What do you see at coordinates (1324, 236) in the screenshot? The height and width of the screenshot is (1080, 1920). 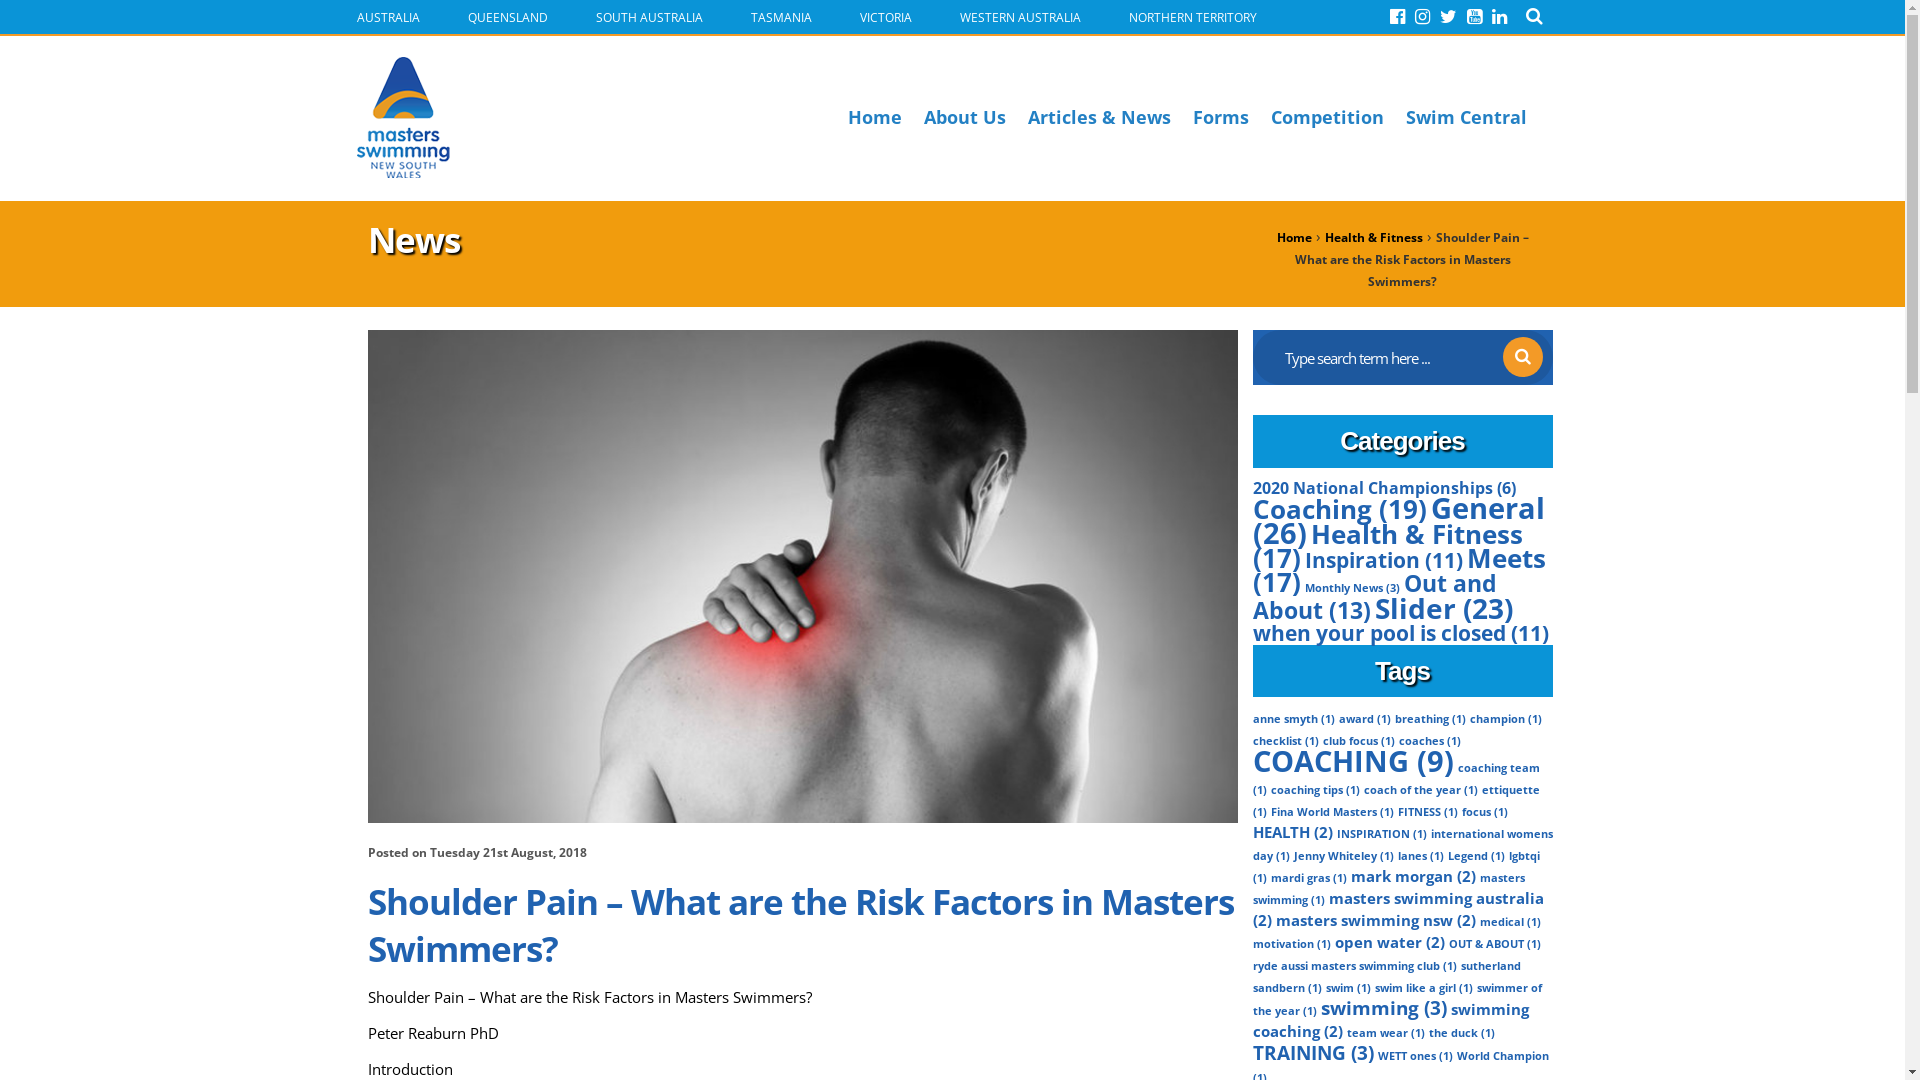 I see `'Health & Fitness'` at bounding box center [1324, 236].